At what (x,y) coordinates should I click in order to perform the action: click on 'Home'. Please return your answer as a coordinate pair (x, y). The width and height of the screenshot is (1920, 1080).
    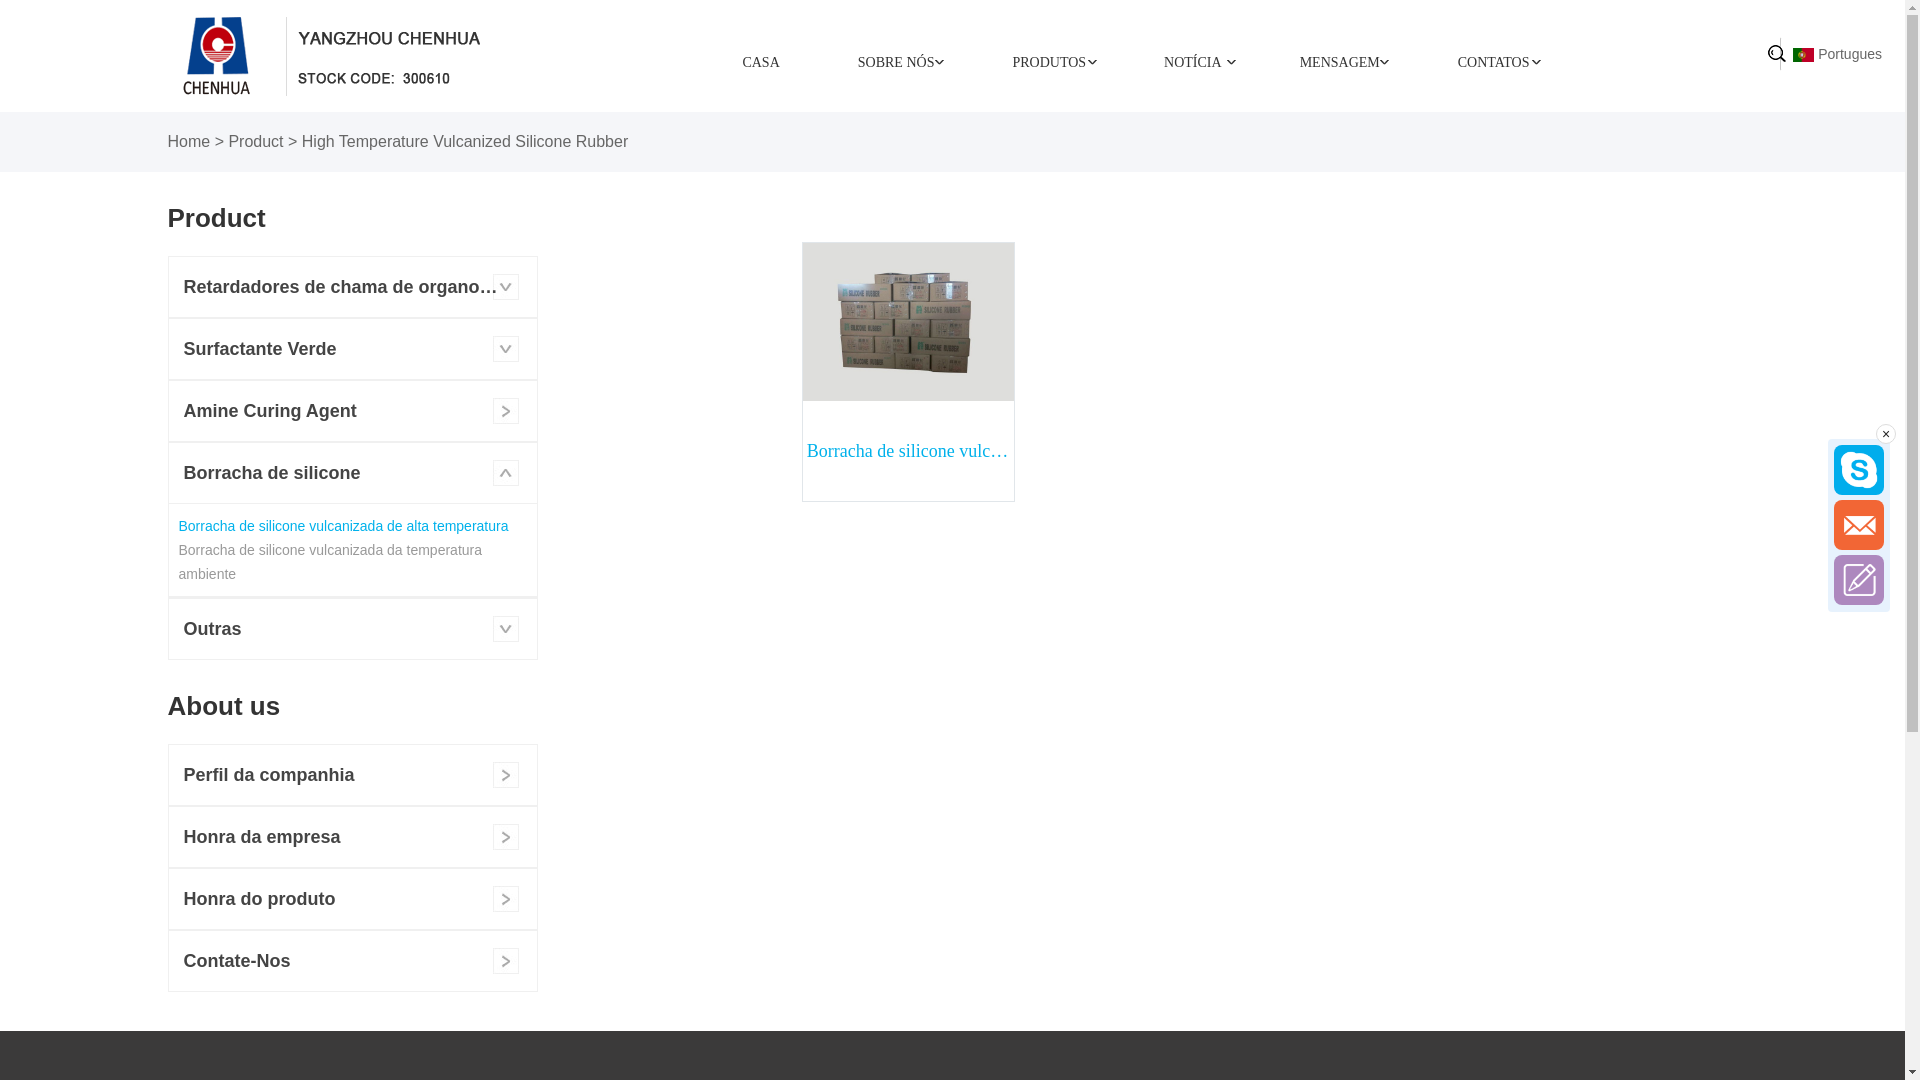
    Looking at the image, I should click on (189, 140).